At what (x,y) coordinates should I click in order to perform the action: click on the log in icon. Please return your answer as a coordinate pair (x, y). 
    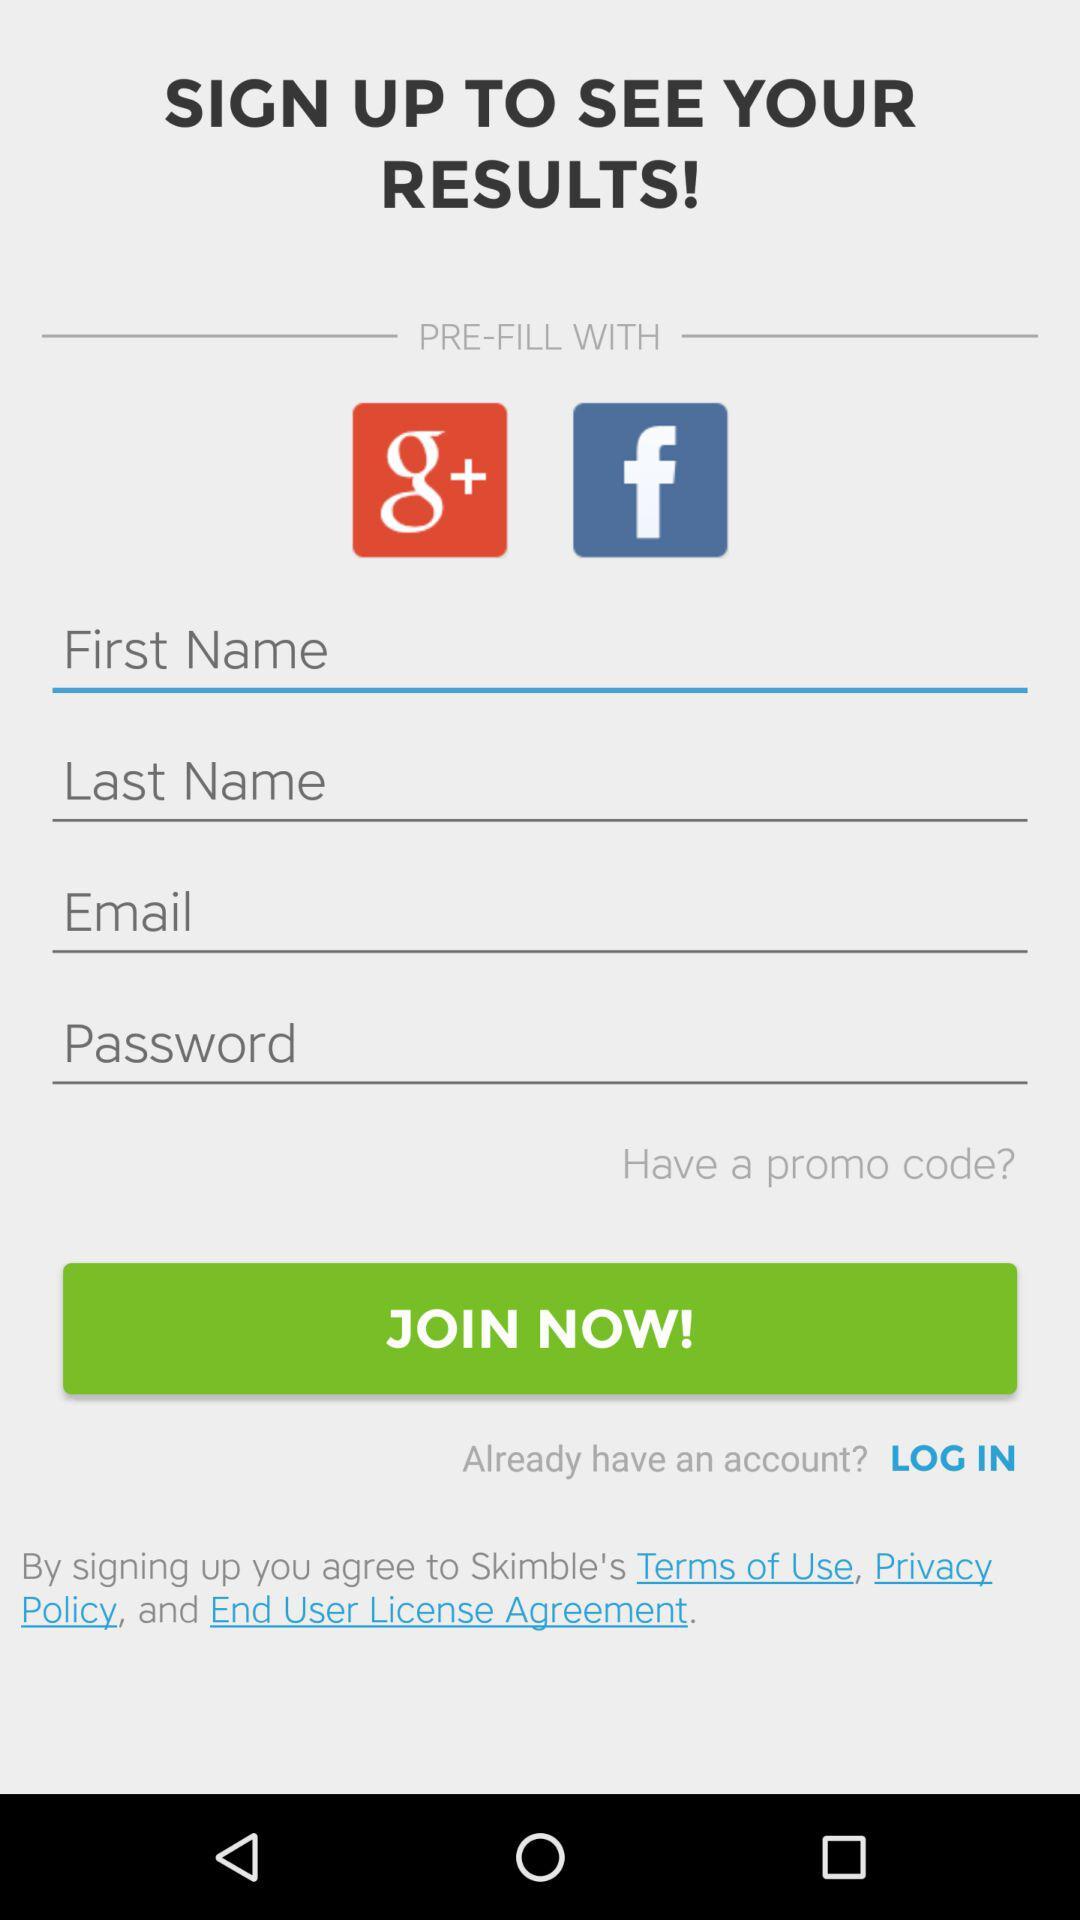
    Looking at the image, I should click on (952, 1458).